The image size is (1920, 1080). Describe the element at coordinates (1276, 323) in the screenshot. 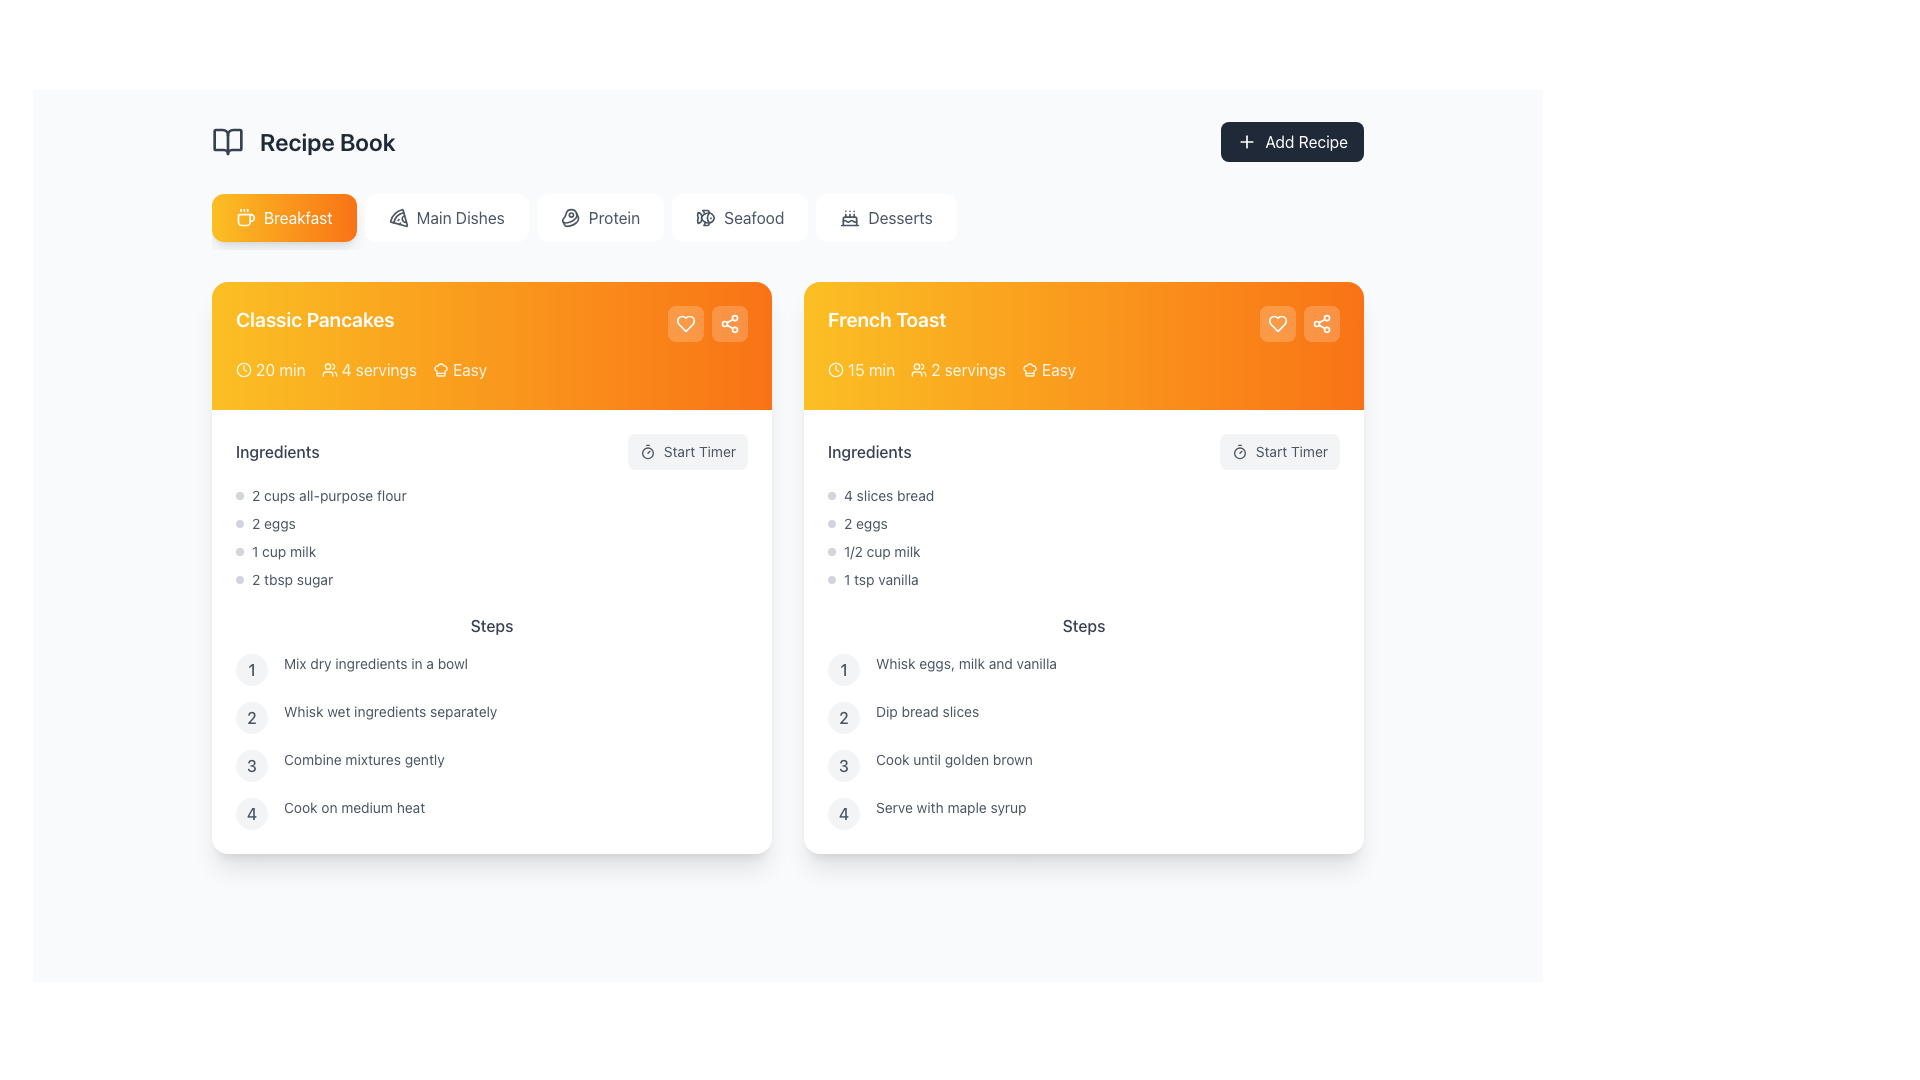

I see `the rounded square button with a light orange background and a white heart icon` at that location.